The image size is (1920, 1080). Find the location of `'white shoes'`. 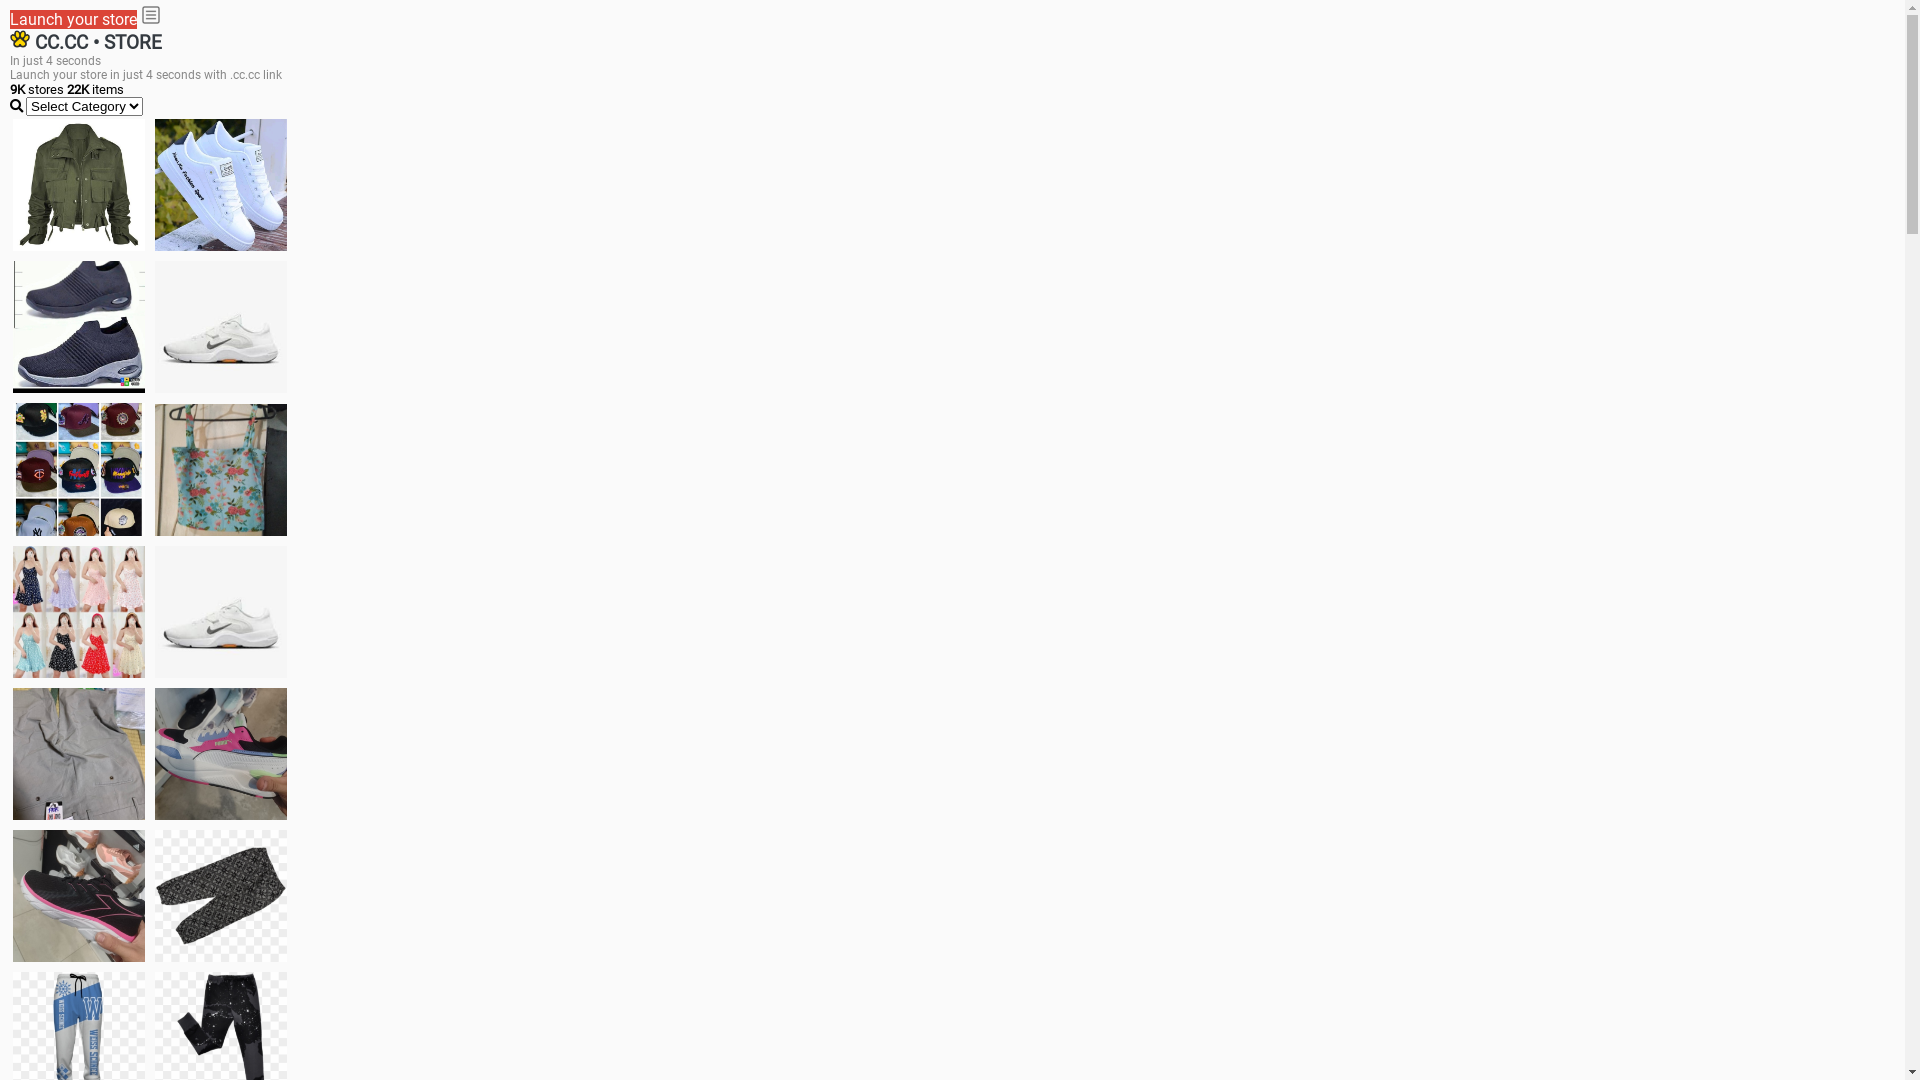

'white shoes' is located at coordinates (153, 185).